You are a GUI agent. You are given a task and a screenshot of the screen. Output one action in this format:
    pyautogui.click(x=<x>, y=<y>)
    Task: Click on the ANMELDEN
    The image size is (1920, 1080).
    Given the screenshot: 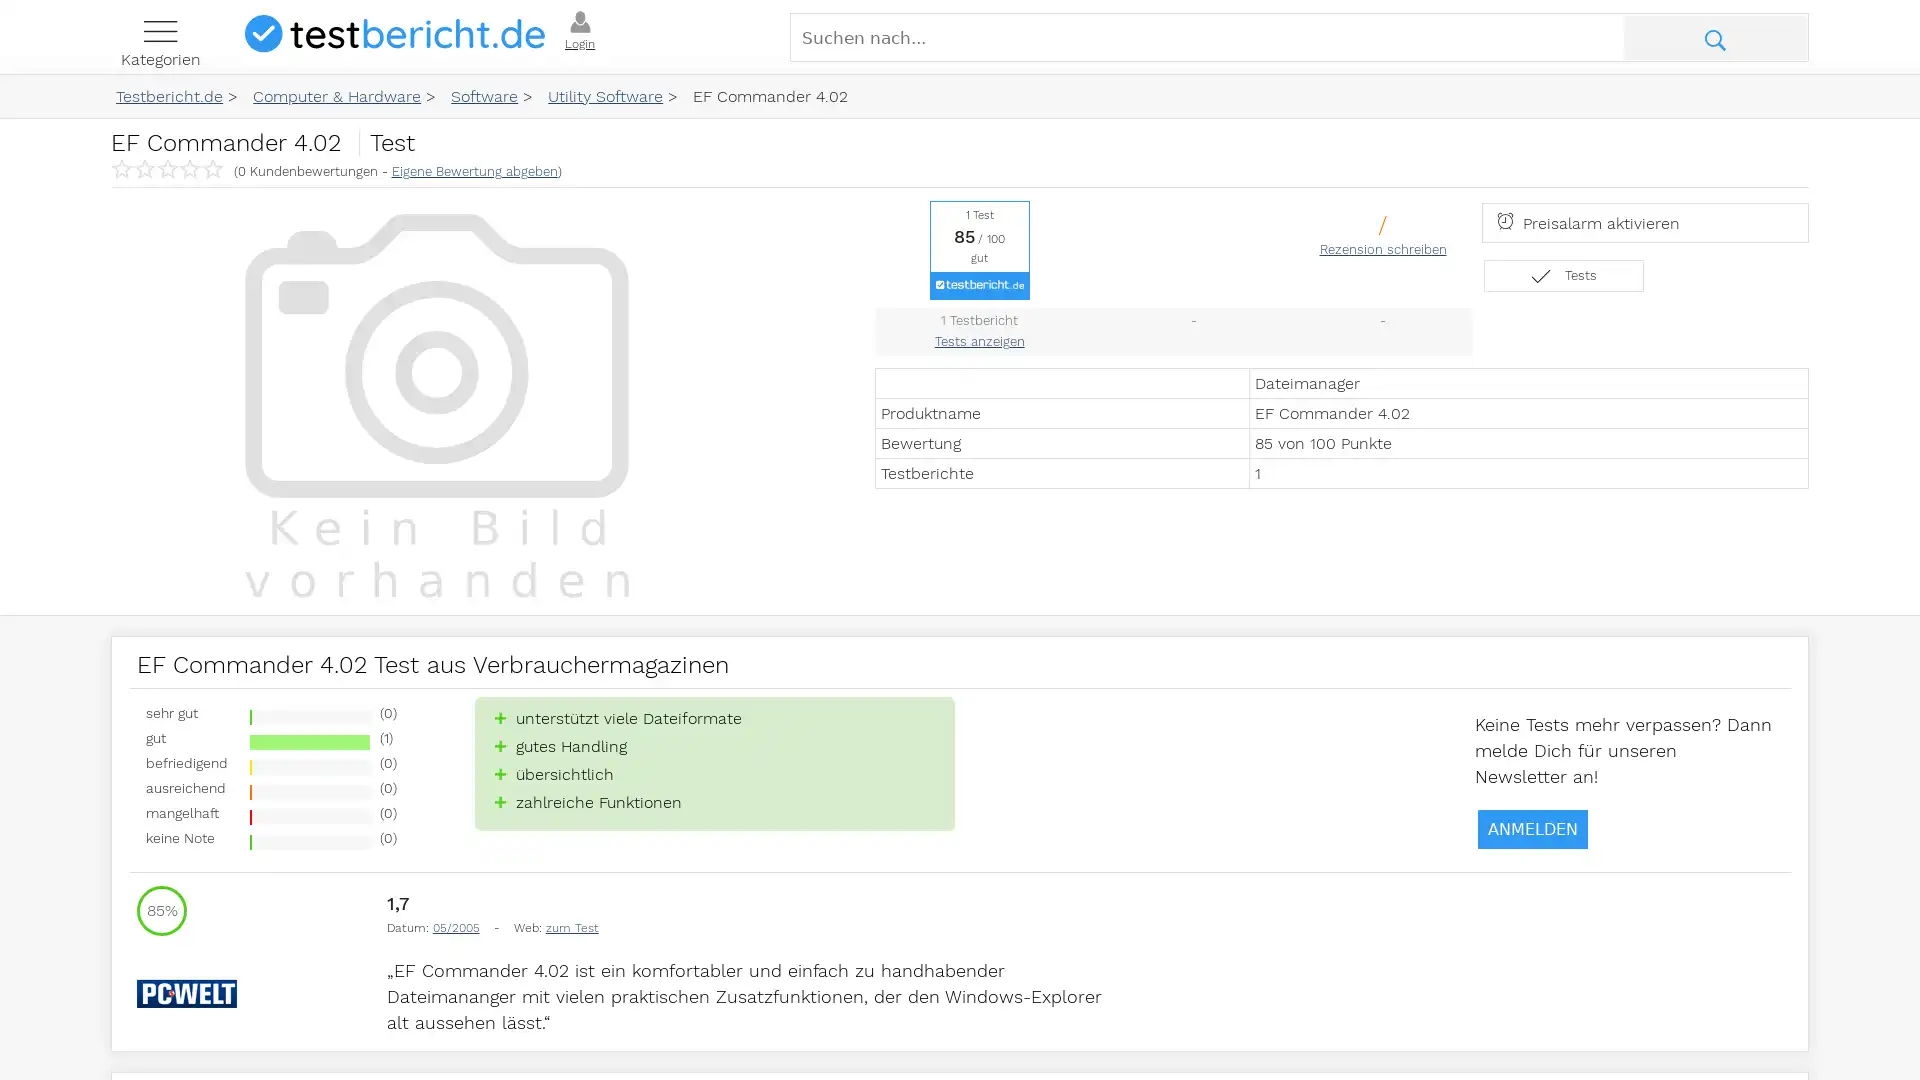 What is the action you would take?
    pyautogui.click(x=1531, y=829)
    